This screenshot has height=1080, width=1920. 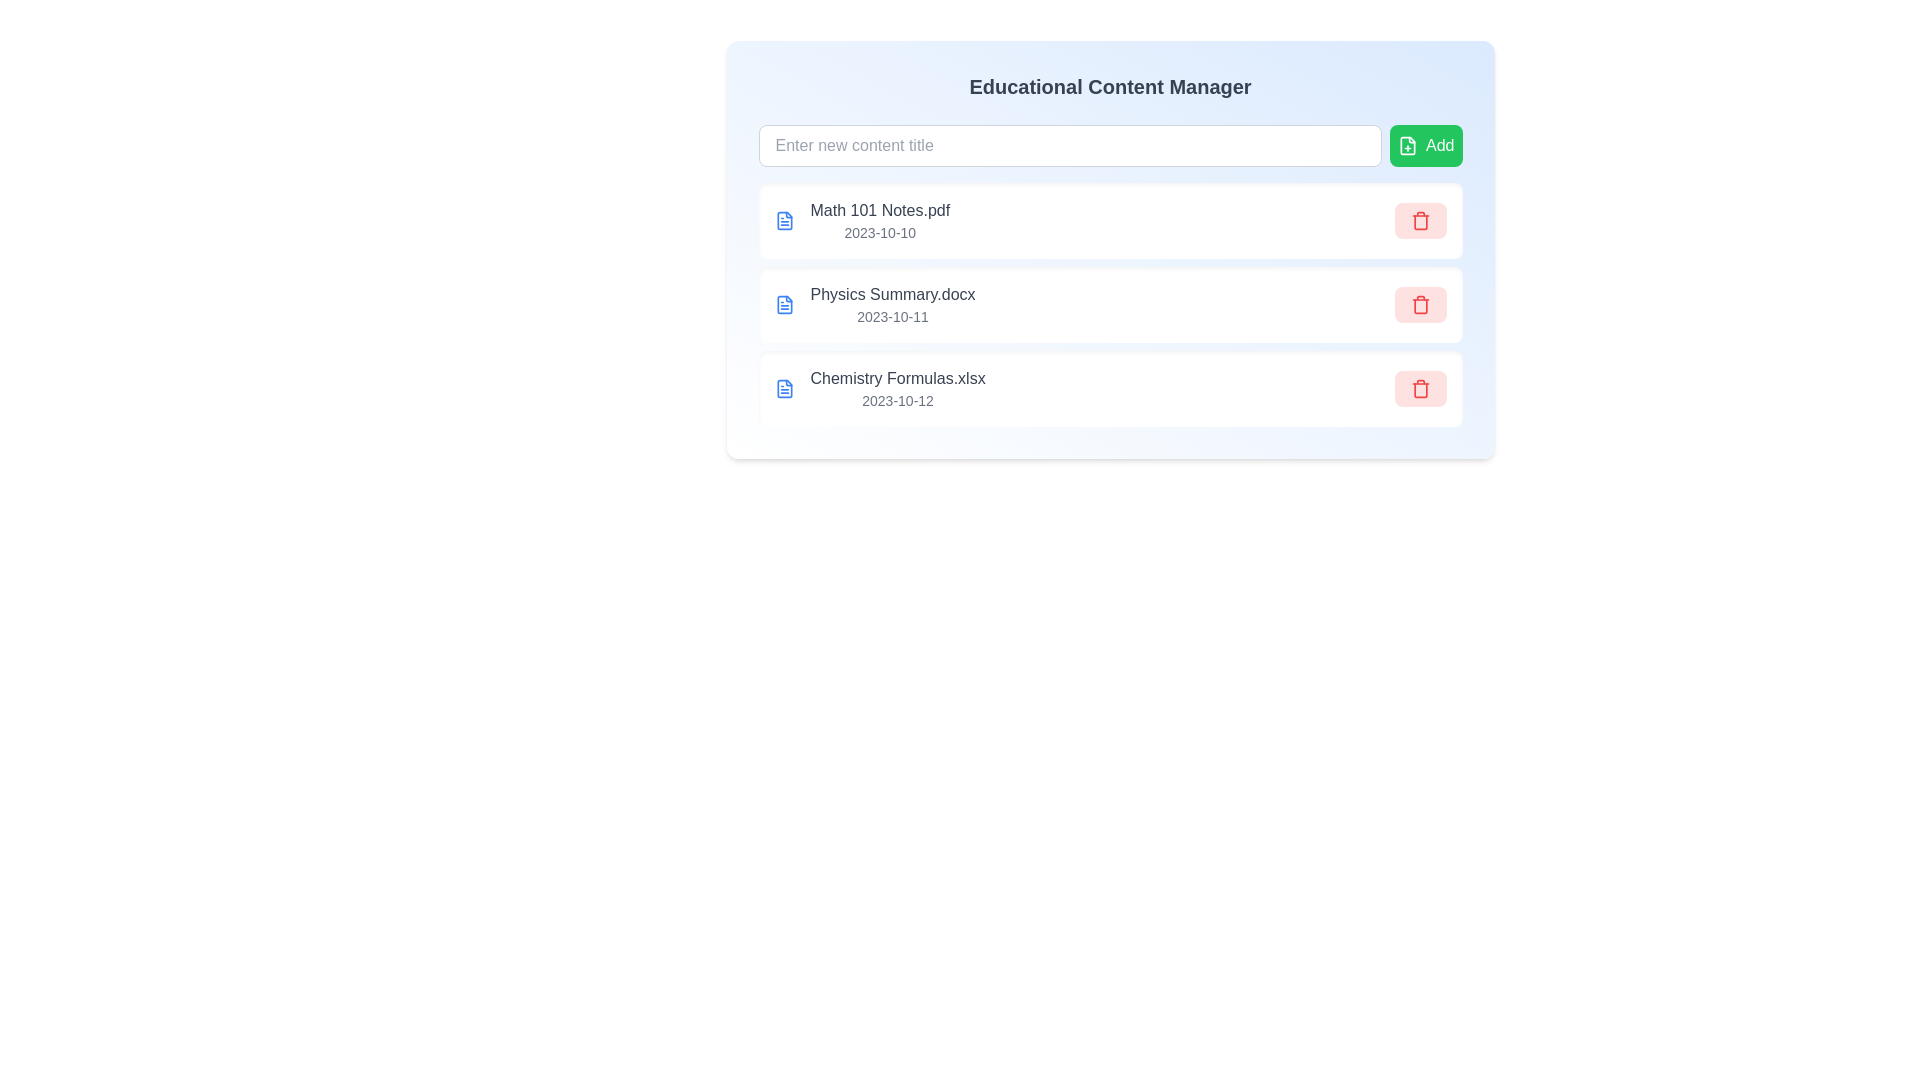 What do you see at coordinates (862, 220) in the screenshot?
I see `the list item displaying the file details for 'Math 101 Notes.pdf', which includes a blue file icon and a date '2023-10-10'` at bounding box center [862, 220].